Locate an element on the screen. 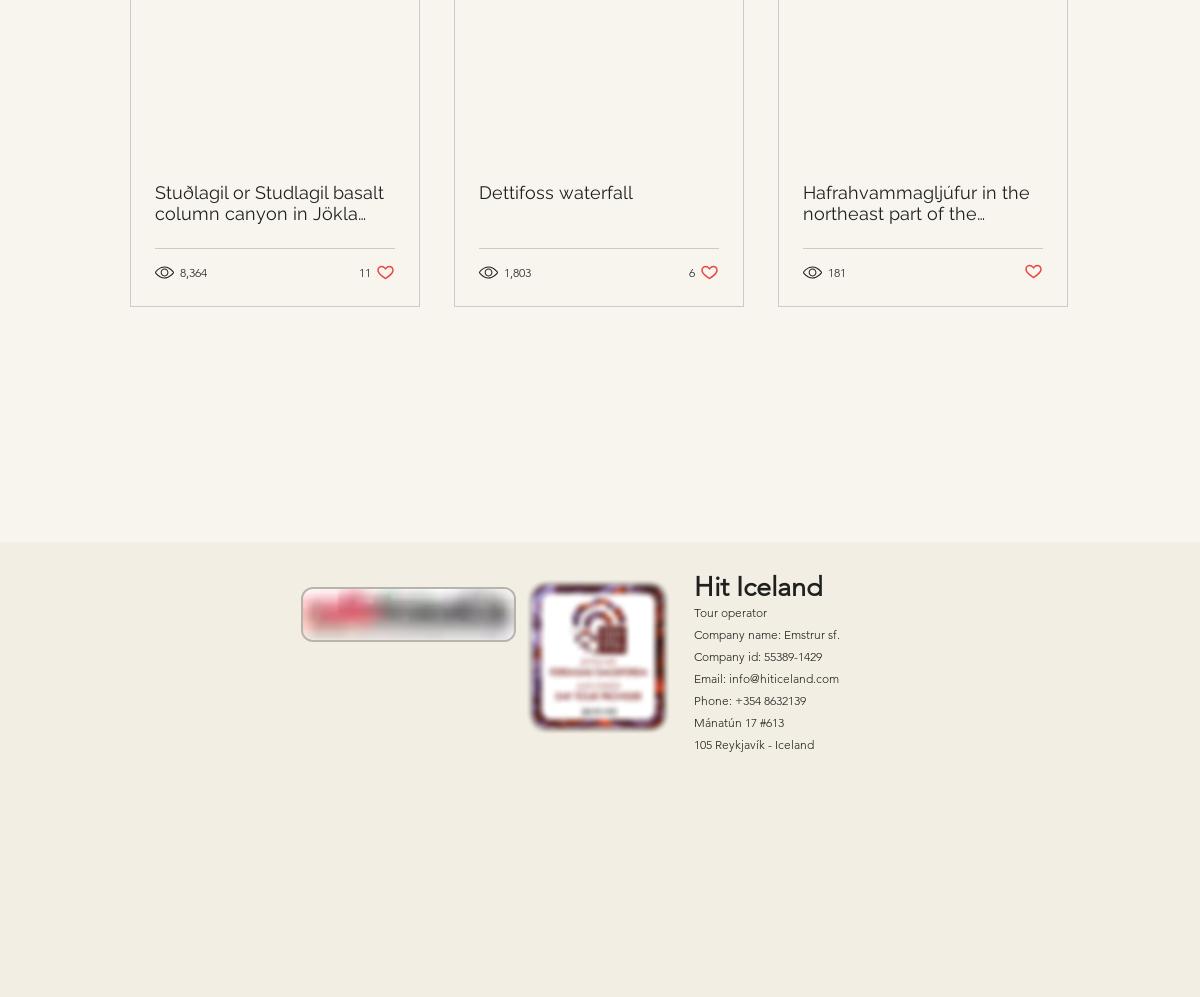 This screenshot has height=997, width=1200. 'Company name: Emstrur sf.' is located at coordinates (766, 632).